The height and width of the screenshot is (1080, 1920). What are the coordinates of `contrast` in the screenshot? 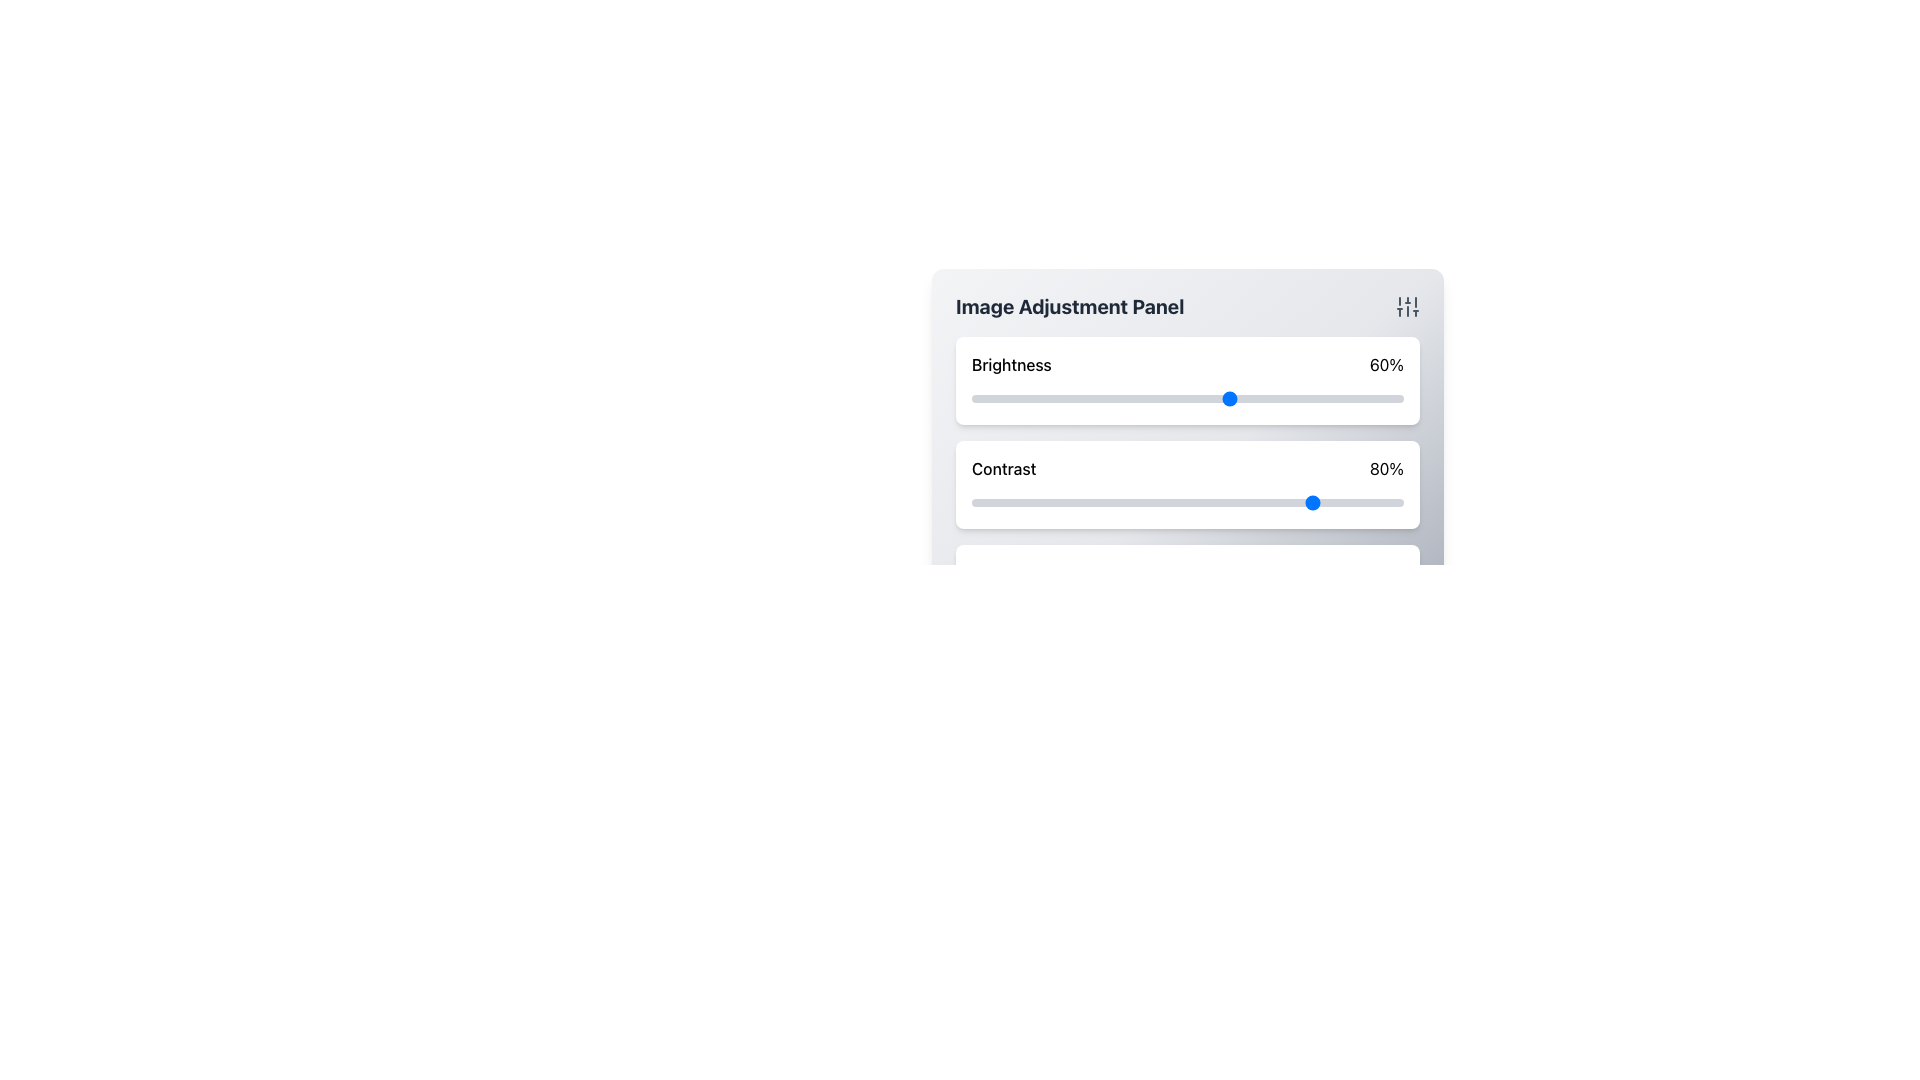 It's located at (1394, 501).